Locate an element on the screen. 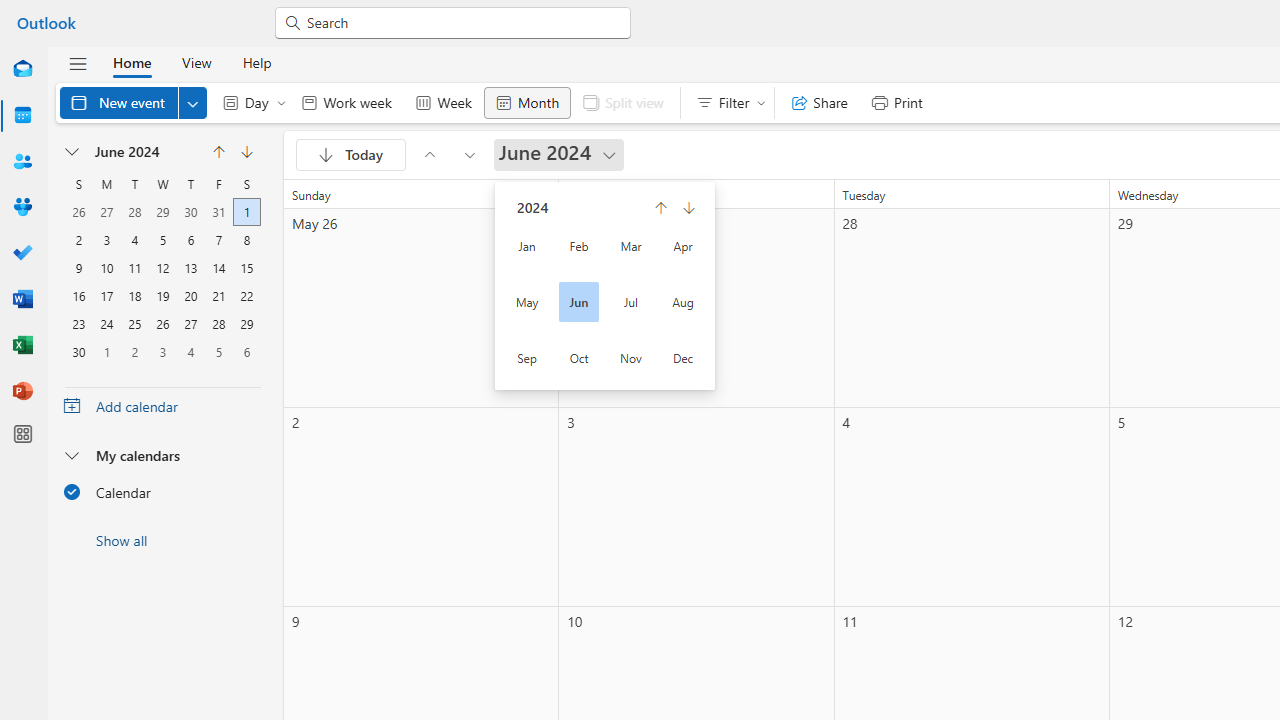 This screenshot has width=1280, height=720. 'My calendars' is located at coordinates (162, 455).